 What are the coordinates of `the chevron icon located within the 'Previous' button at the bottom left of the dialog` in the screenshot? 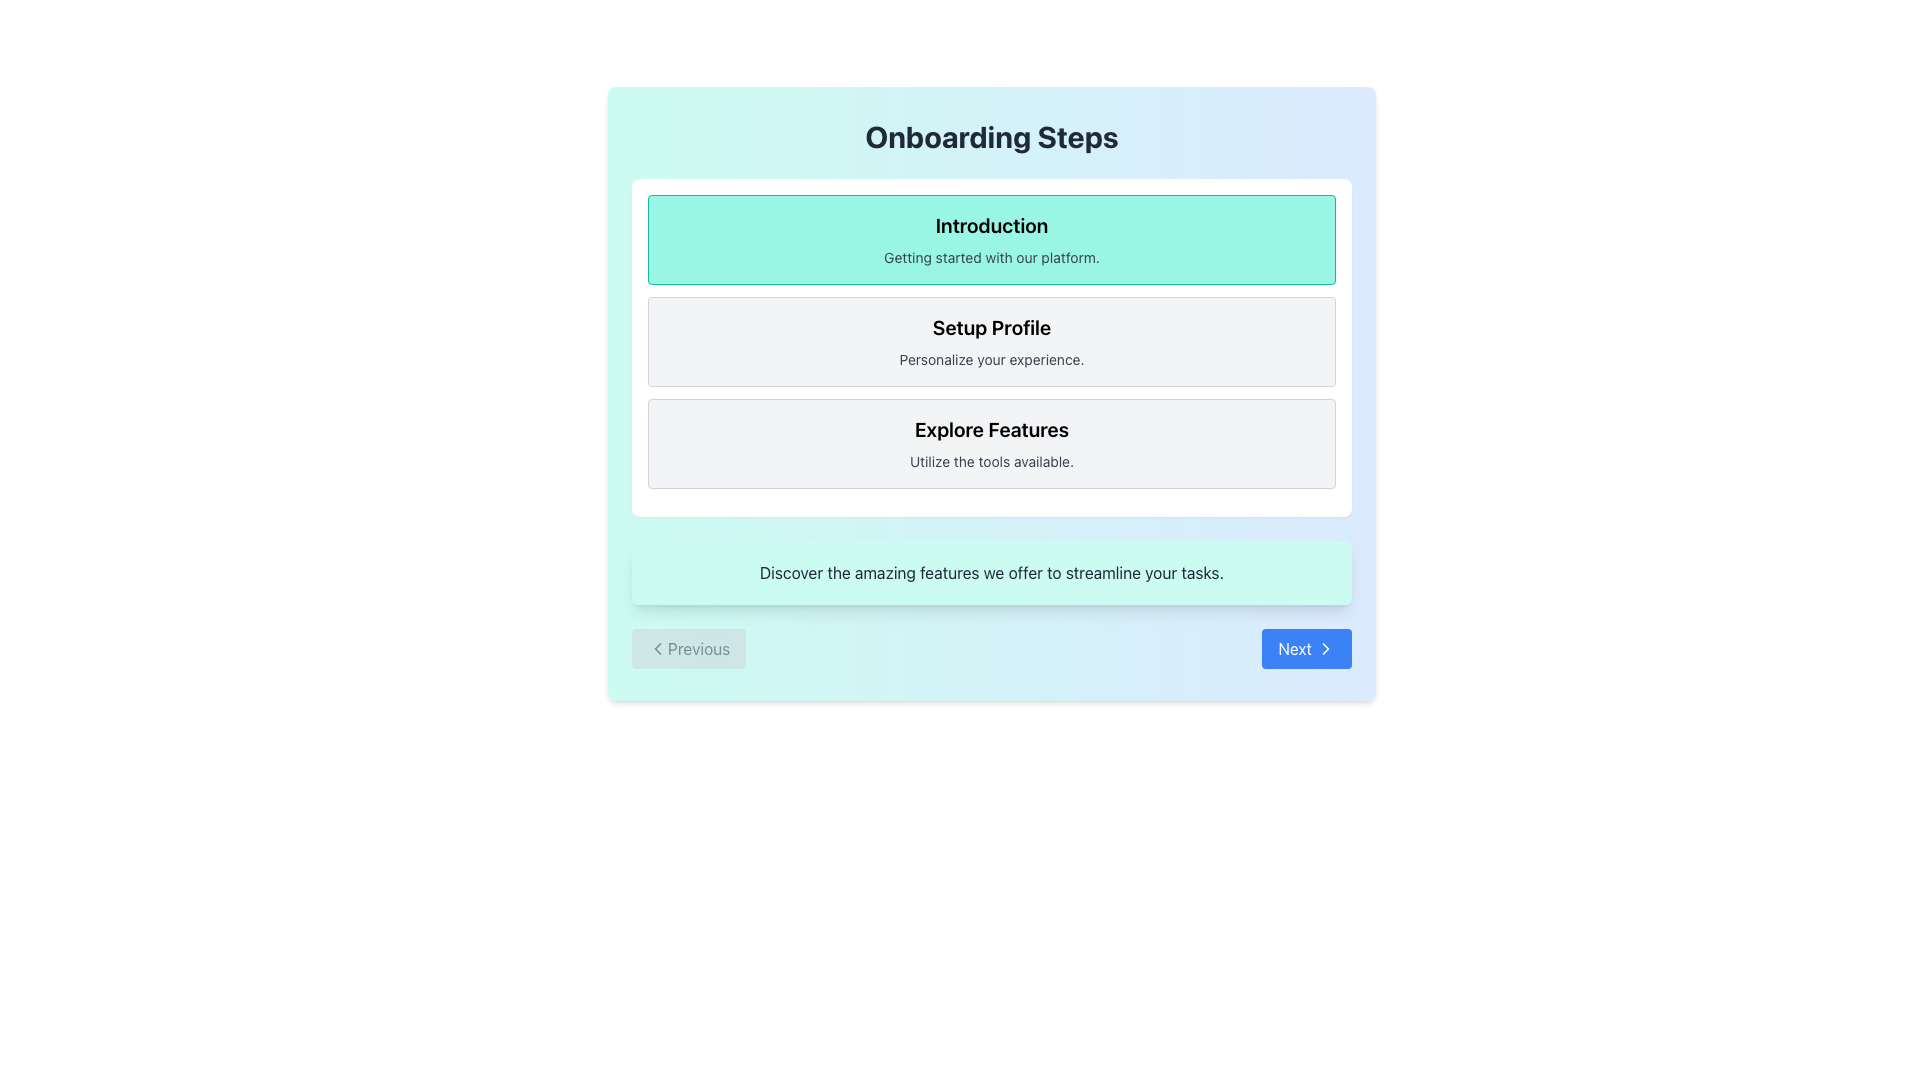 It's located at (657, 648).